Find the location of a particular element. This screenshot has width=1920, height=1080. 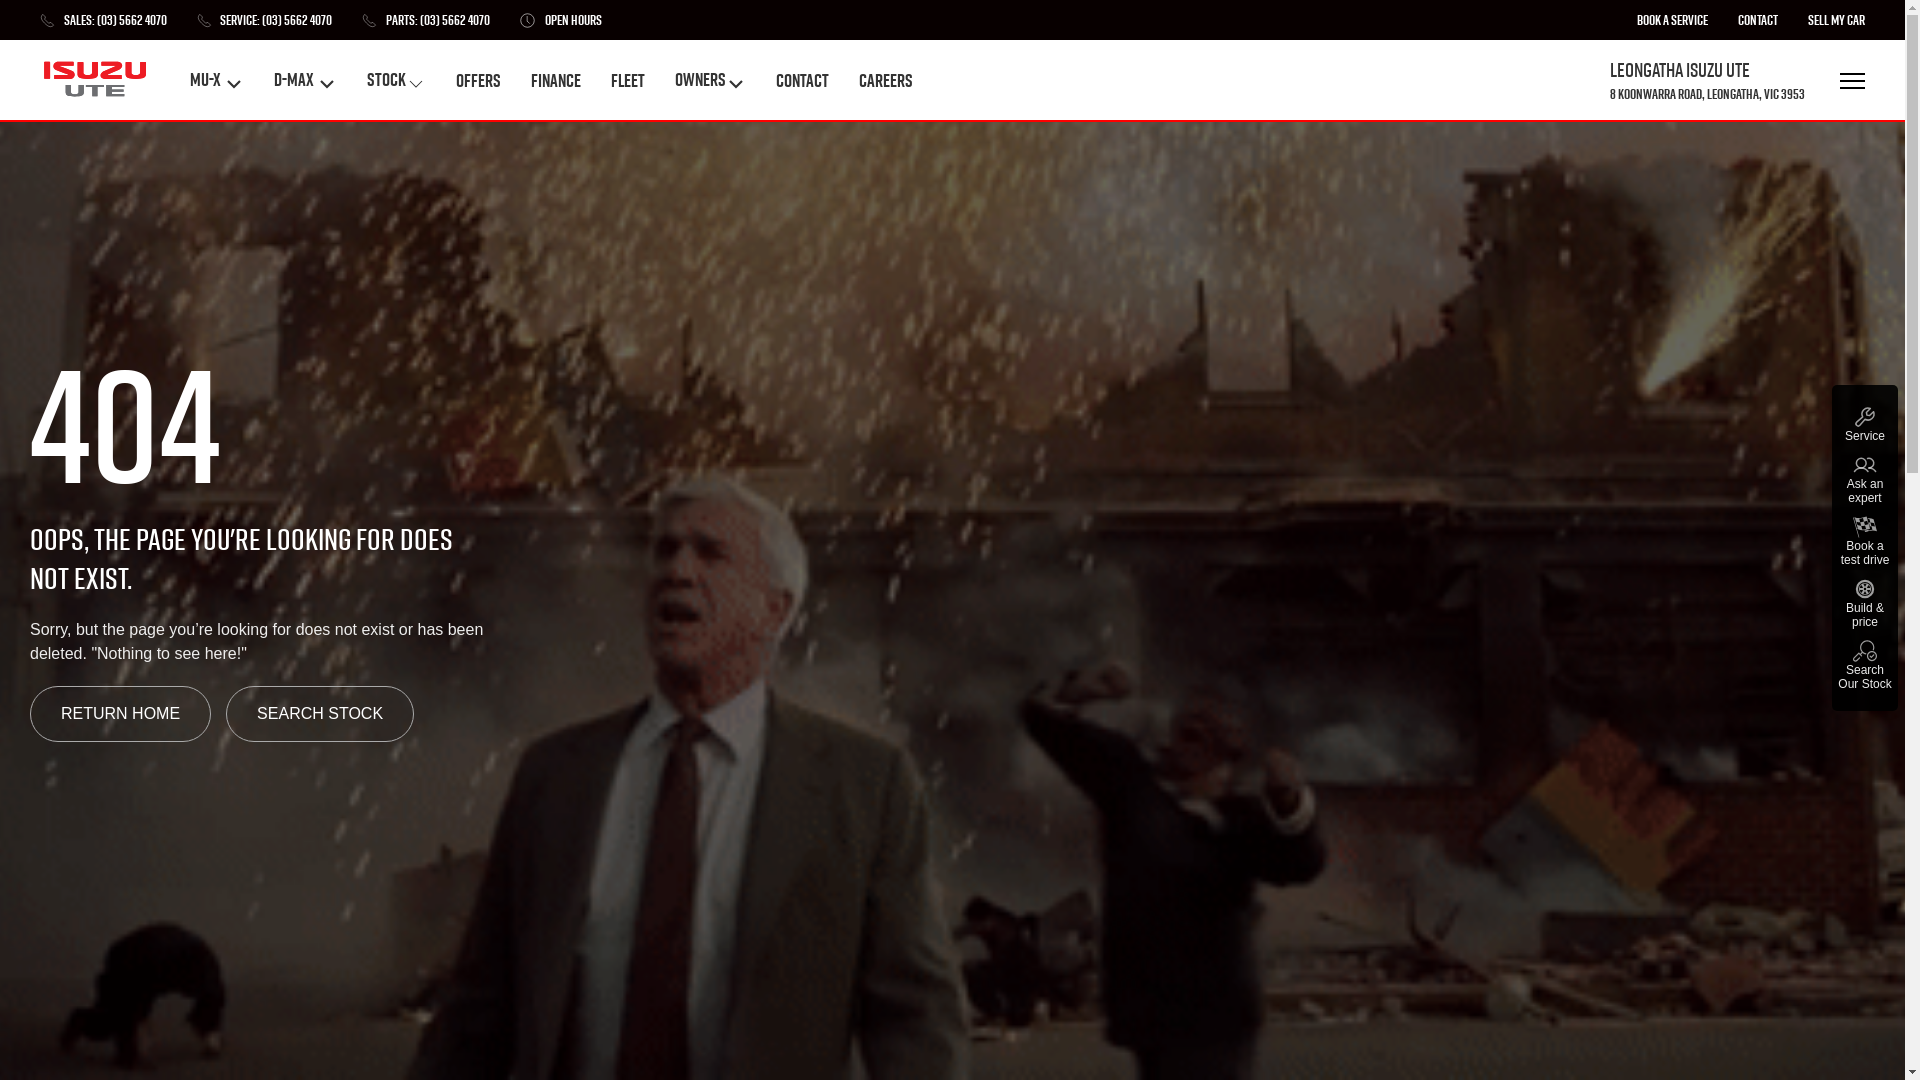

'Service' is located at coordinates (1864, 423).